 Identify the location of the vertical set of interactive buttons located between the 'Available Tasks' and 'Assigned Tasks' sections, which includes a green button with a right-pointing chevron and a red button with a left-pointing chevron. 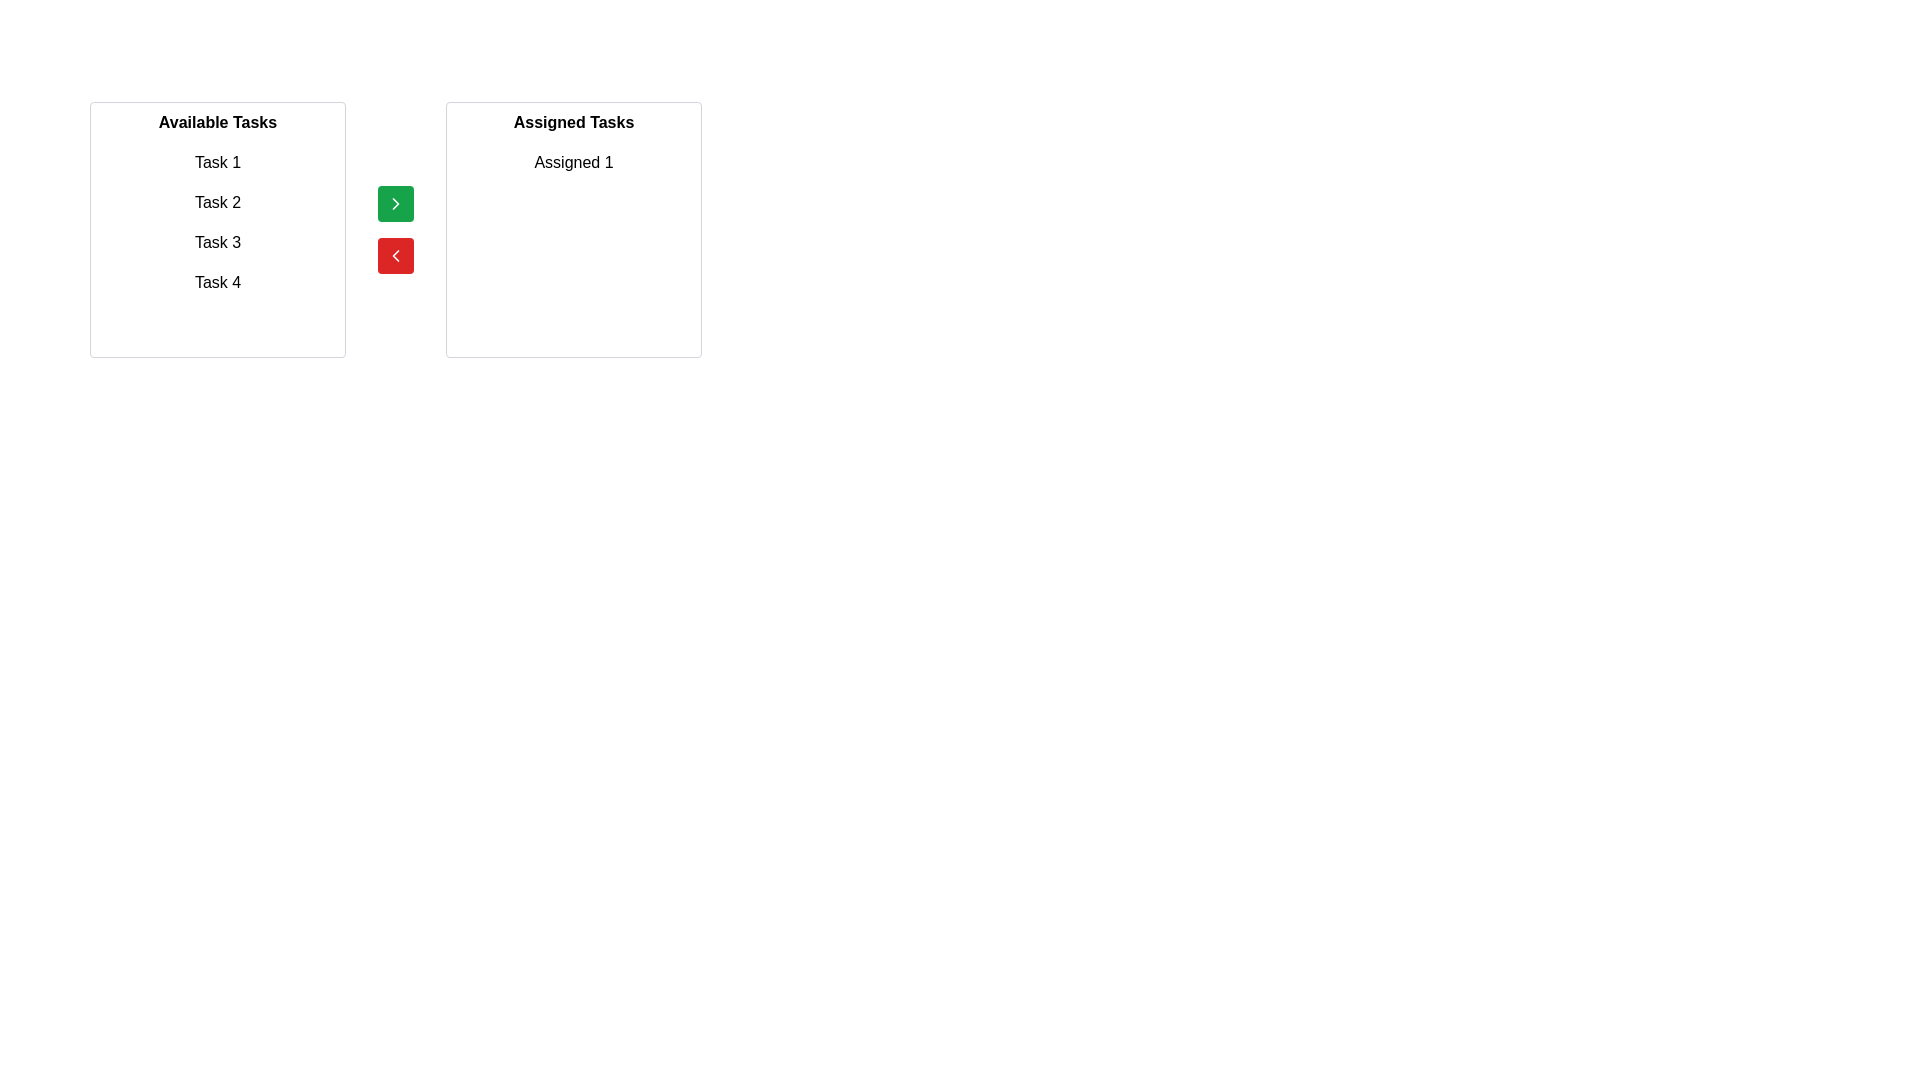
(395, 229).